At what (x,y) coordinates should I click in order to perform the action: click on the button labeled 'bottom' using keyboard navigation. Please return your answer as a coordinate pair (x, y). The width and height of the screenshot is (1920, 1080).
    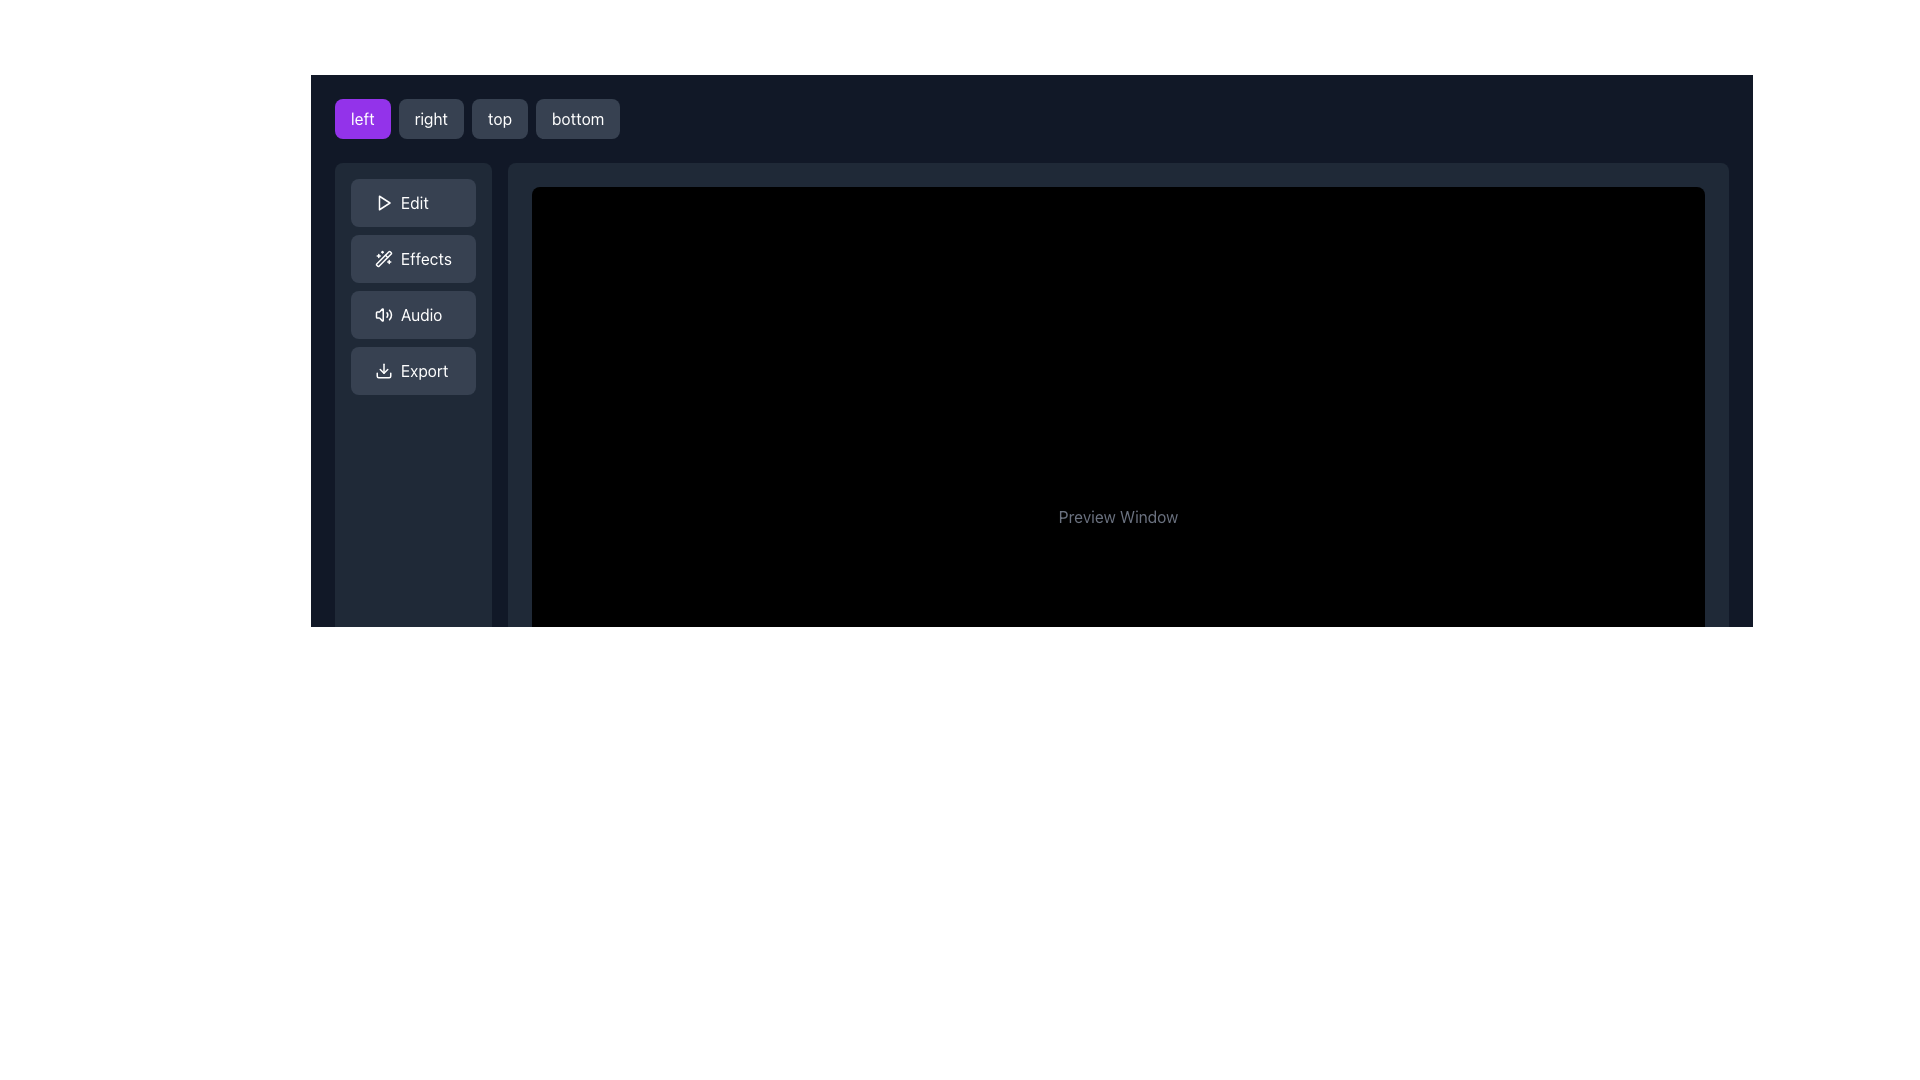
    Looking at the image, I should click on (577, 119).